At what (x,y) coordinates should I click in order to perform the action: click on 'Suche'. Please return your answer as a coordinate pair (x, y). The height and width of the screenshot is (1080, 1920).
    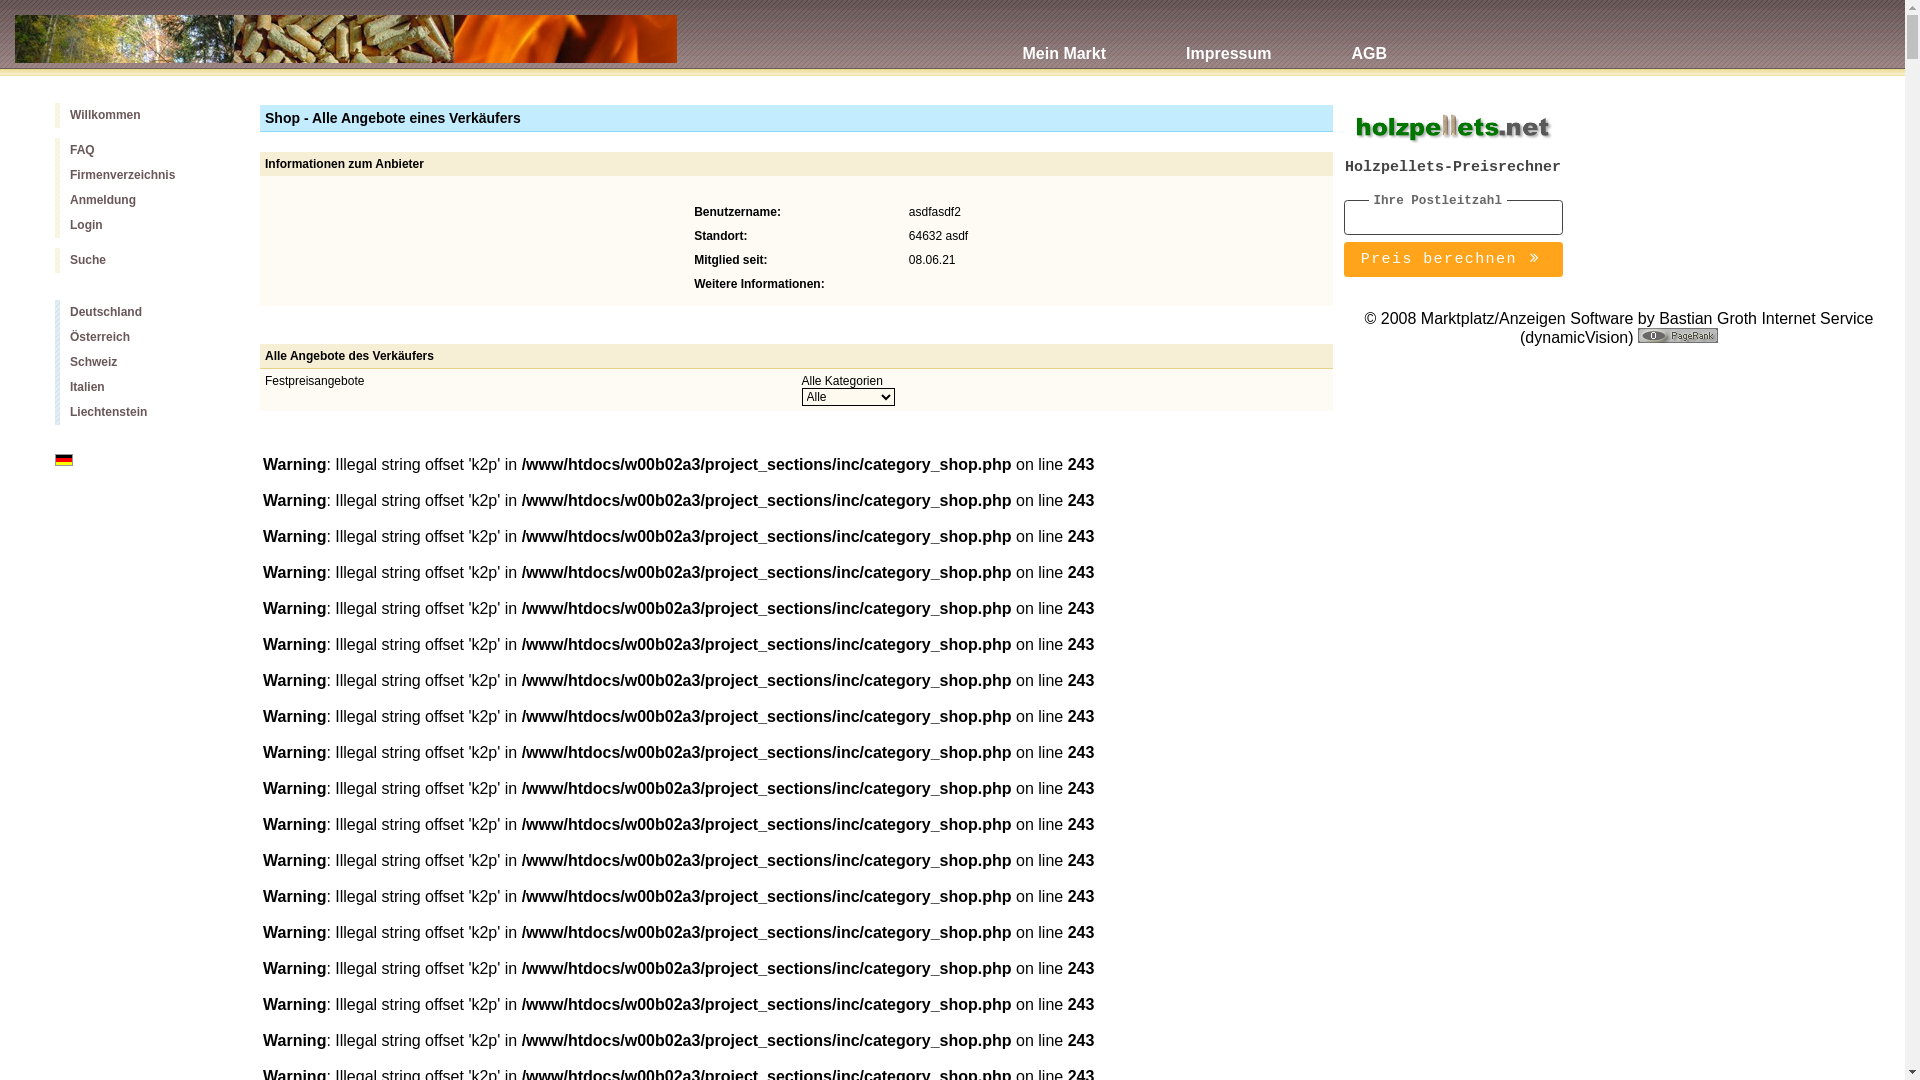
    Looking at the image, I should click on (141, 259).